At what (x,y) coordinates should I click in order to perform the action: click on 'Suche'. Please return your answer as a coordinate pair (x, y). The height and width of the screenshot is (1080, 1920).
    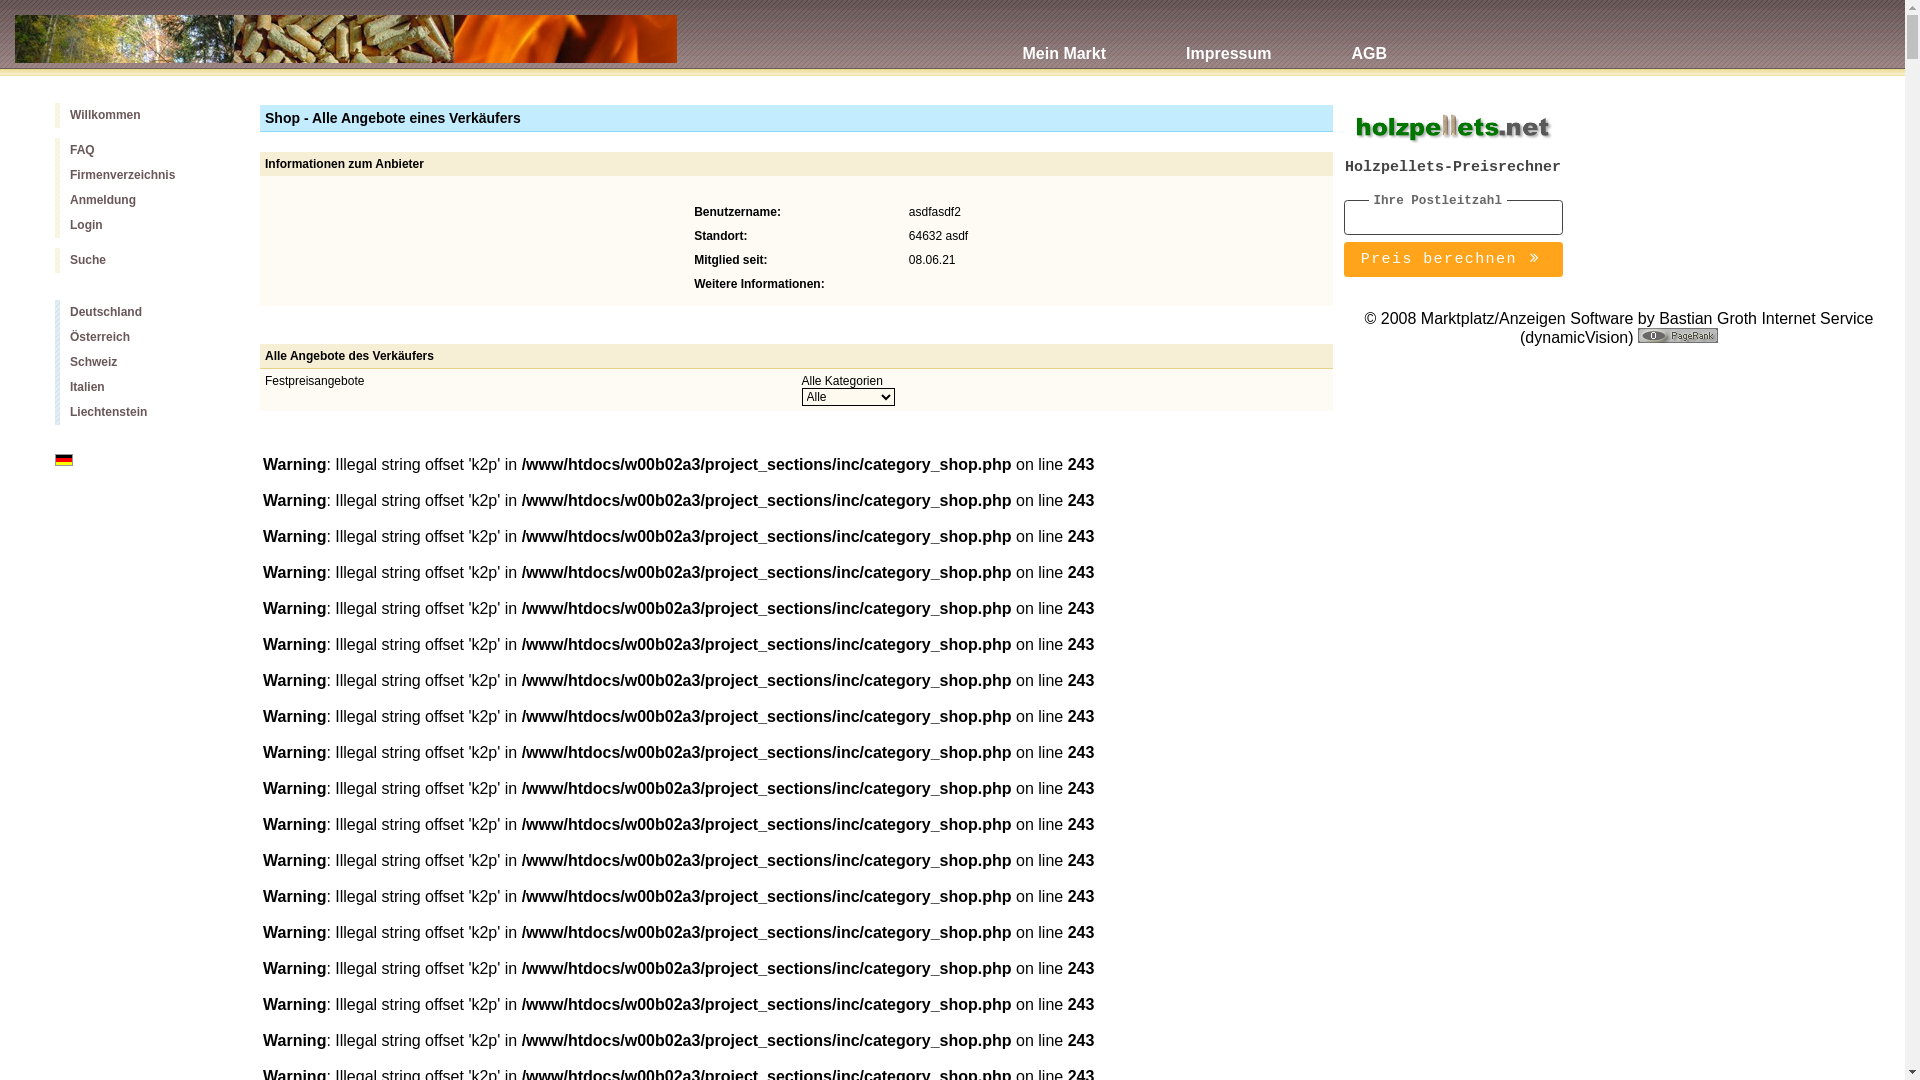
    Looking at the image, I should click on (141, 259).